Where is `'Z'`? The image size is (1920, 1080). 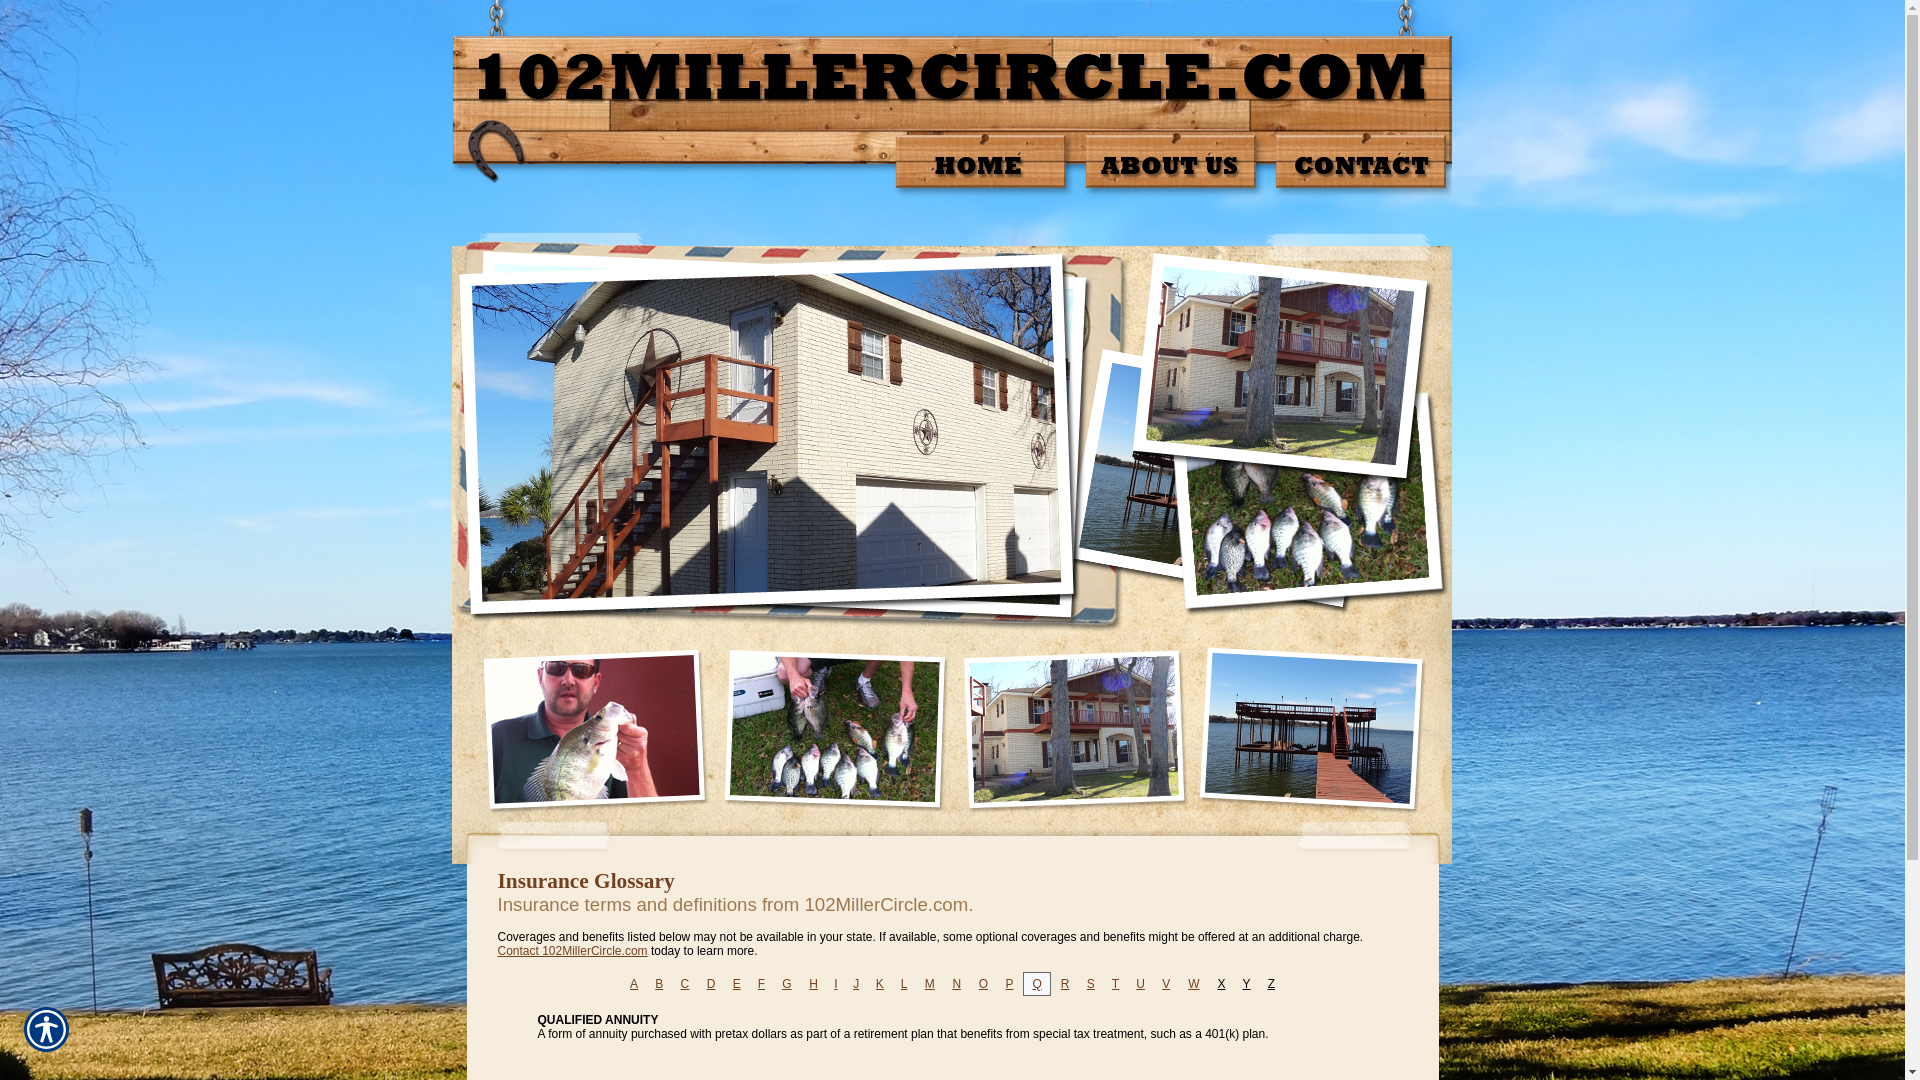 'Z' is located at coordinates (1270, 982).